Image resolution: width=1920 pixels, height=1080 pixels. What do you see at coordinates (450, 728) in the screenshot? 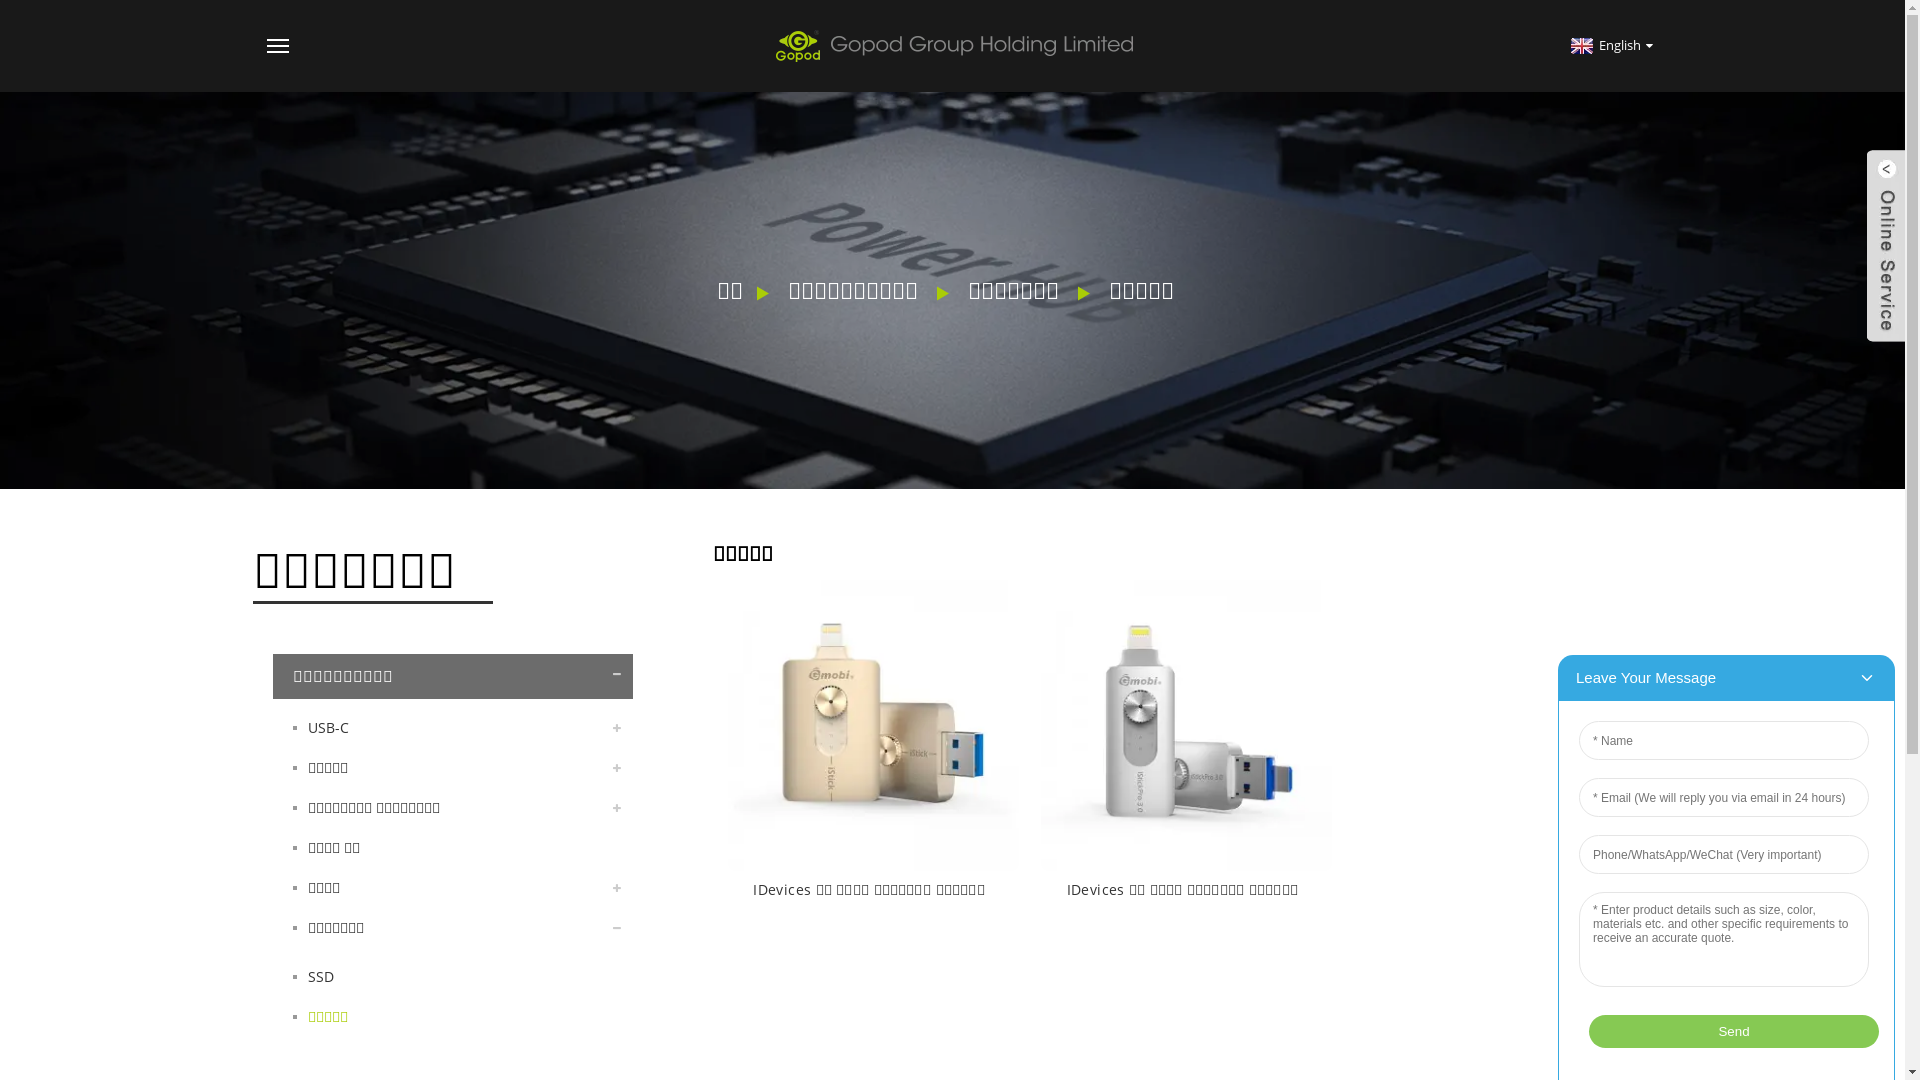
I see `'USB-C'` at bounding box center [450, 728].